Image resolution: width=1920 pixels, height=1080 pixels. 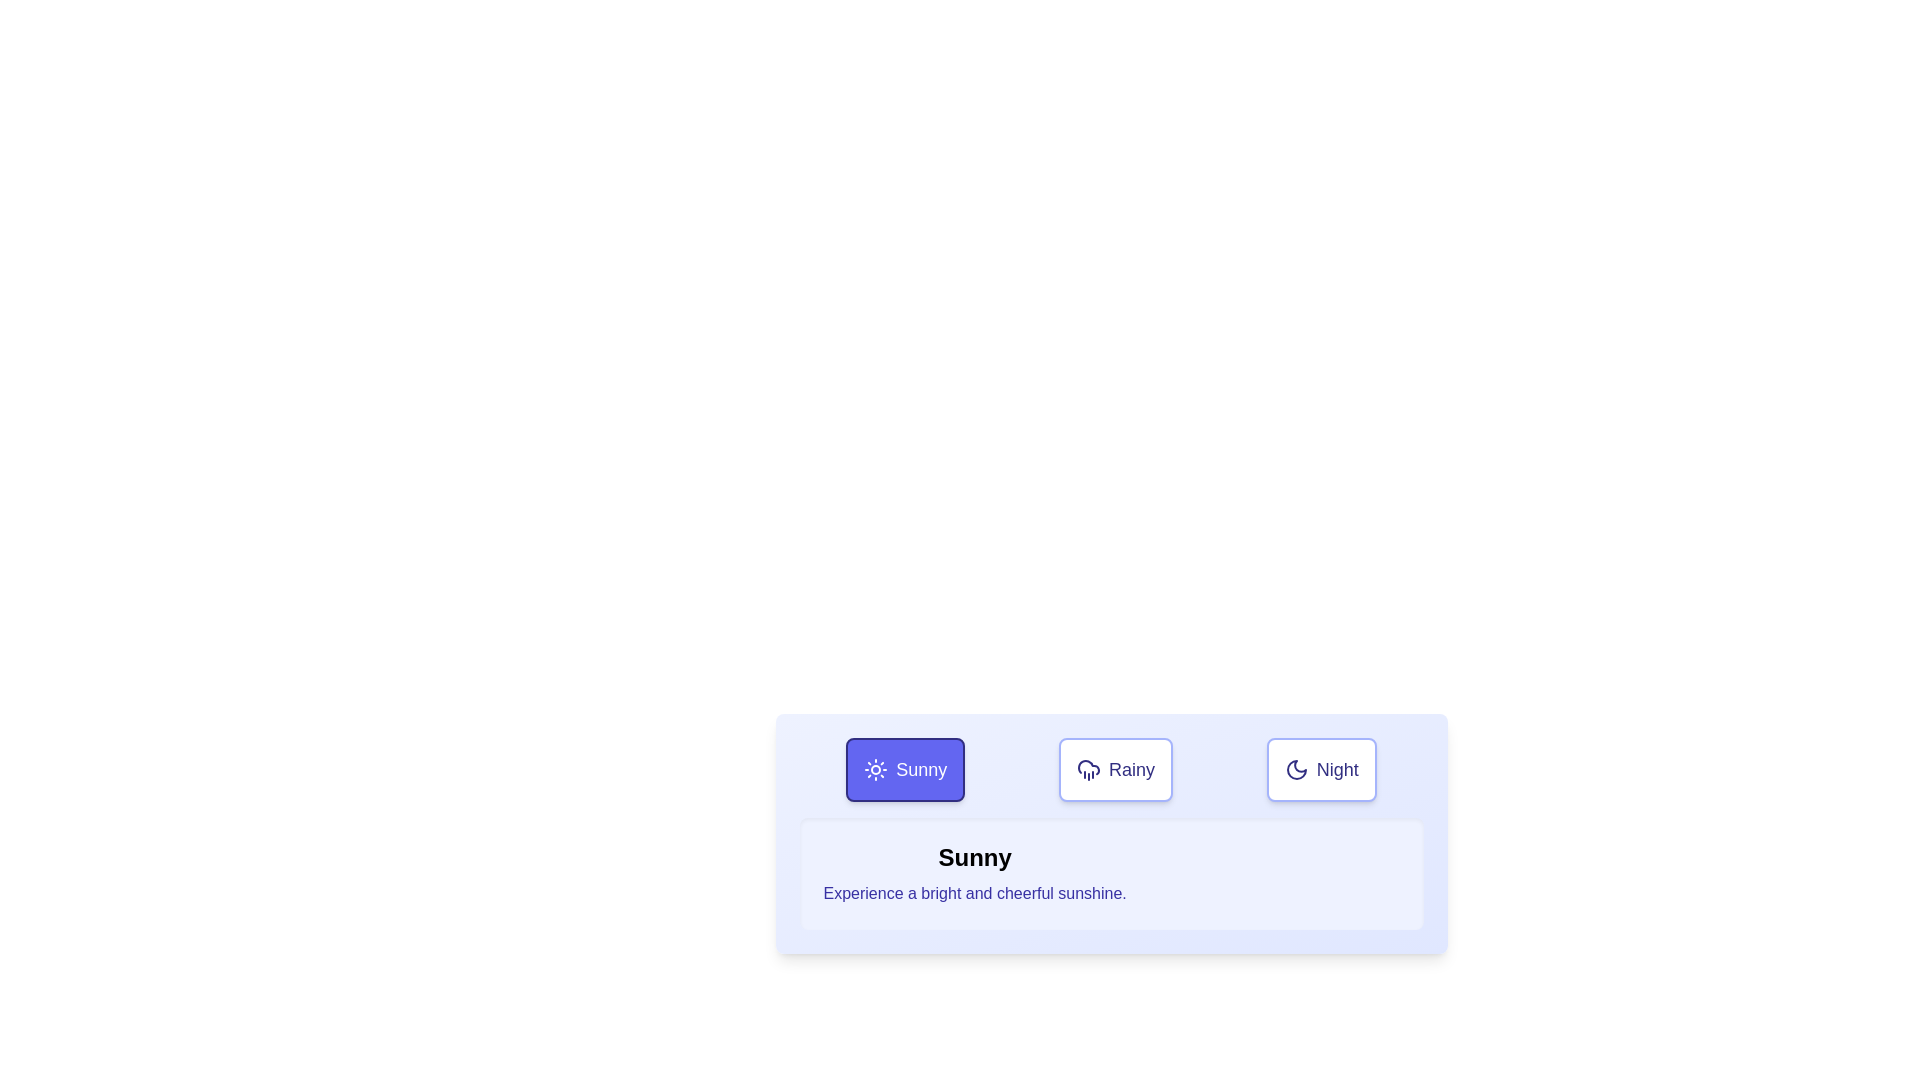 I want to click on the rain cloud icon within the 'Rainy' button, which is part of a trio of buttons labeled 'Sunny', 'Rainy', and 'Night', so click(x=1088, y=769).